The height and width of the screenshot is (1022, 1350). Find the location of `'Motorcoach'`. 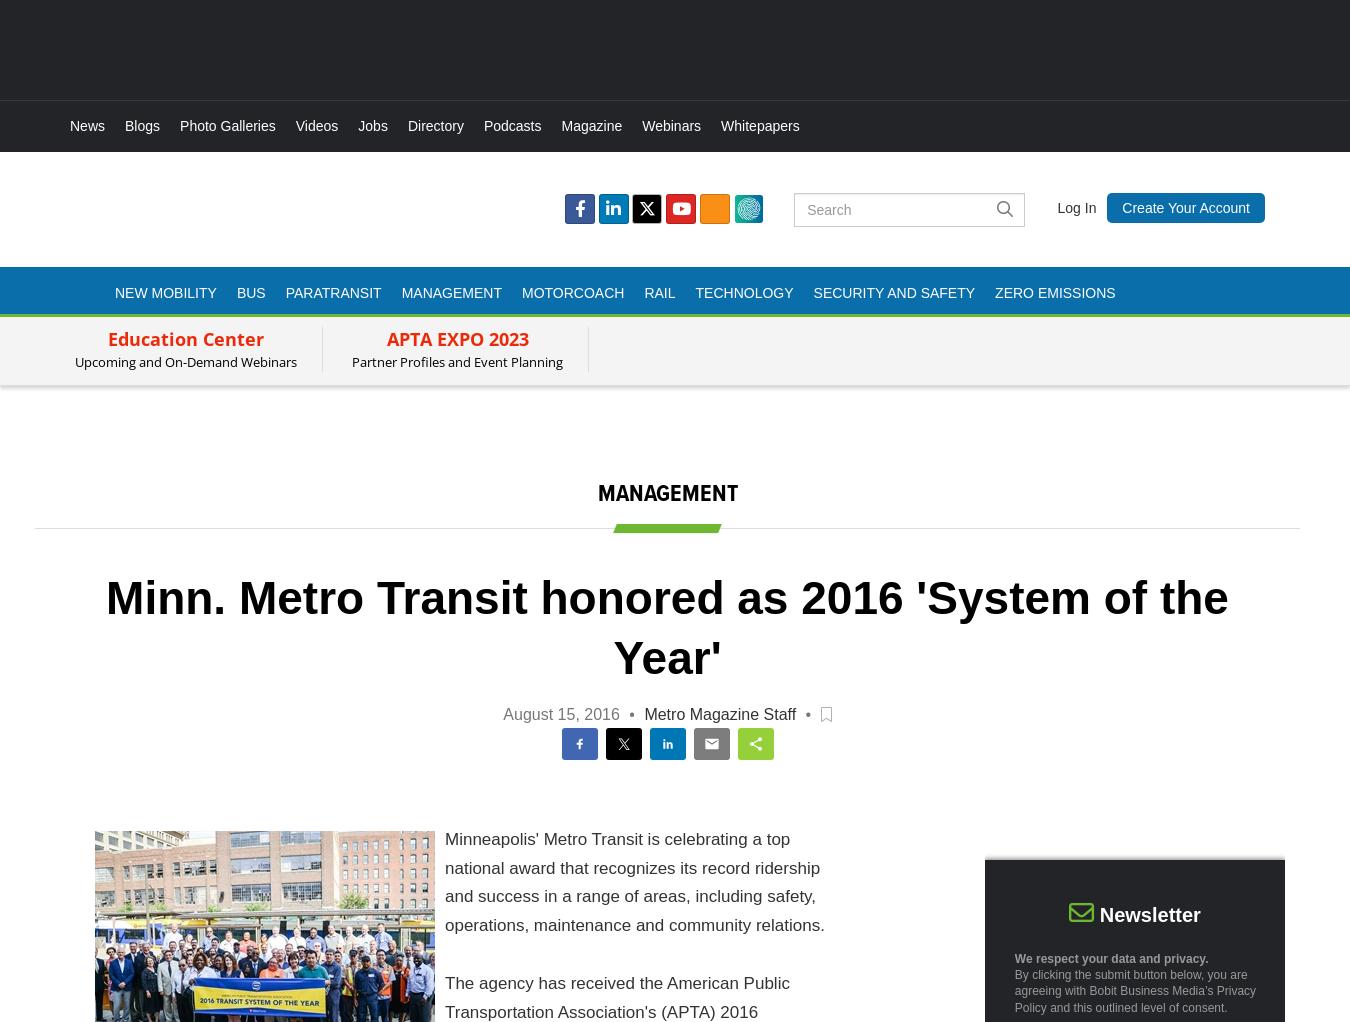

'Motorcoach' is located at coordinates (572, 291).